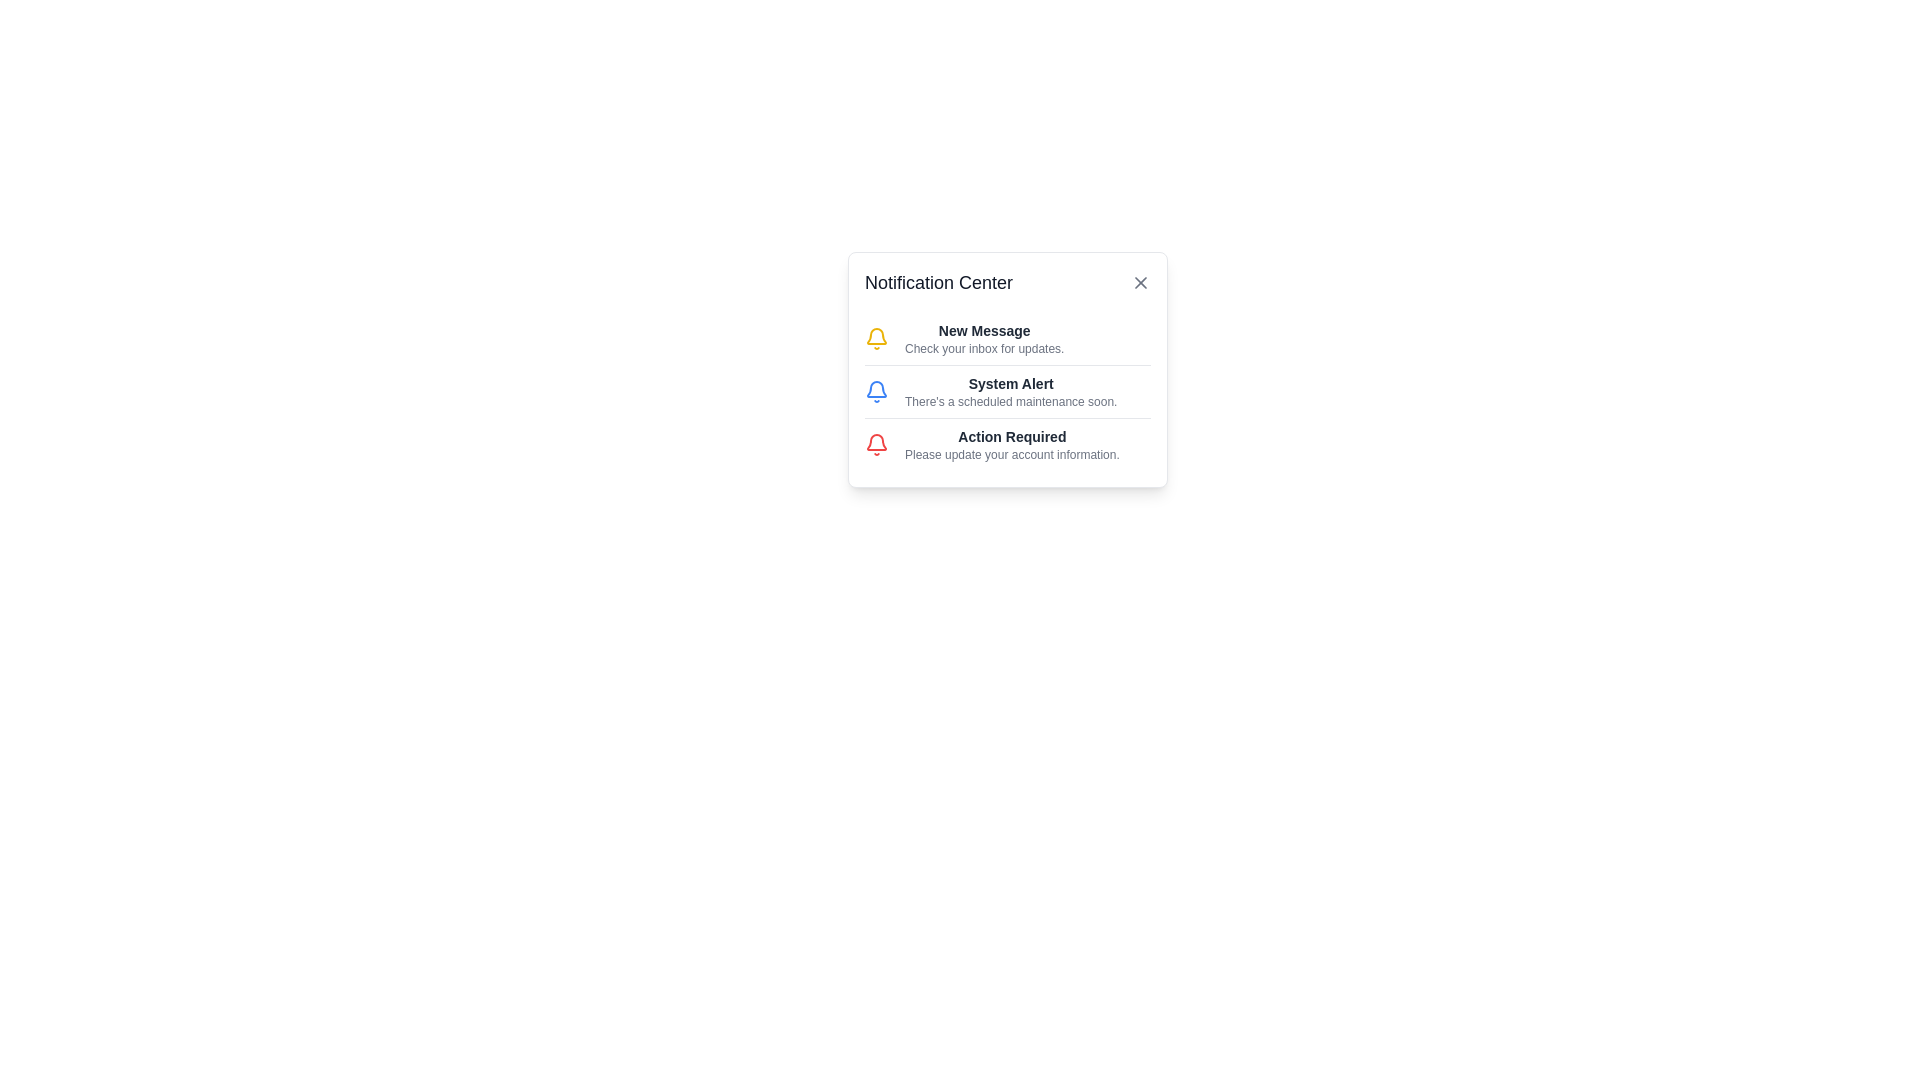 The height and width of the screenshot is (1080, 1920). I want to click on the notification item featuring a yellow bell icon and text 'New Message' in the Notification Center, so click(1008, 338).